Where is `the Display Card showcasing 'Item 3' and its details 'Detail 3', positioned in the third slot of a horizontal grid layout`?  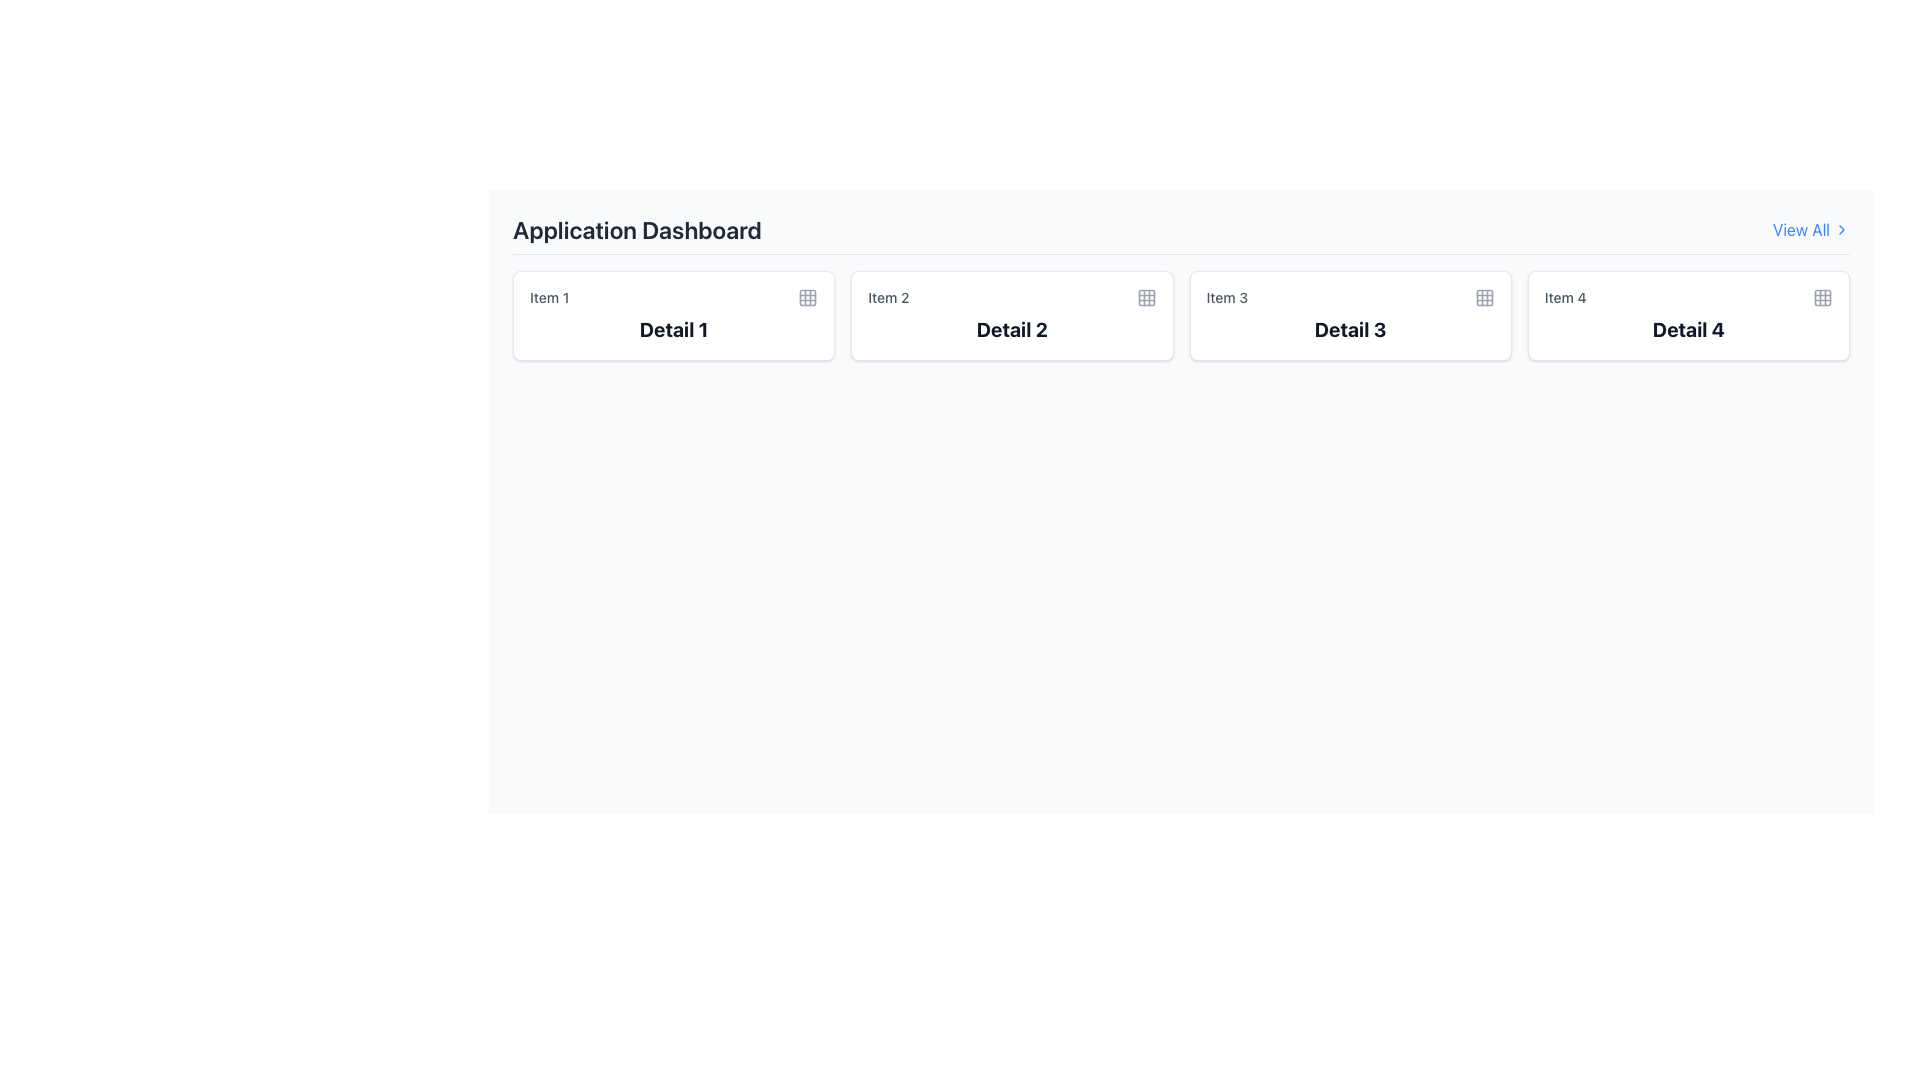
the Display Card showcasing 'Item 3' and its details 'Detail 3', positioned in the third slot of a horizontal grid layout is located at coordinates (1350, 315).